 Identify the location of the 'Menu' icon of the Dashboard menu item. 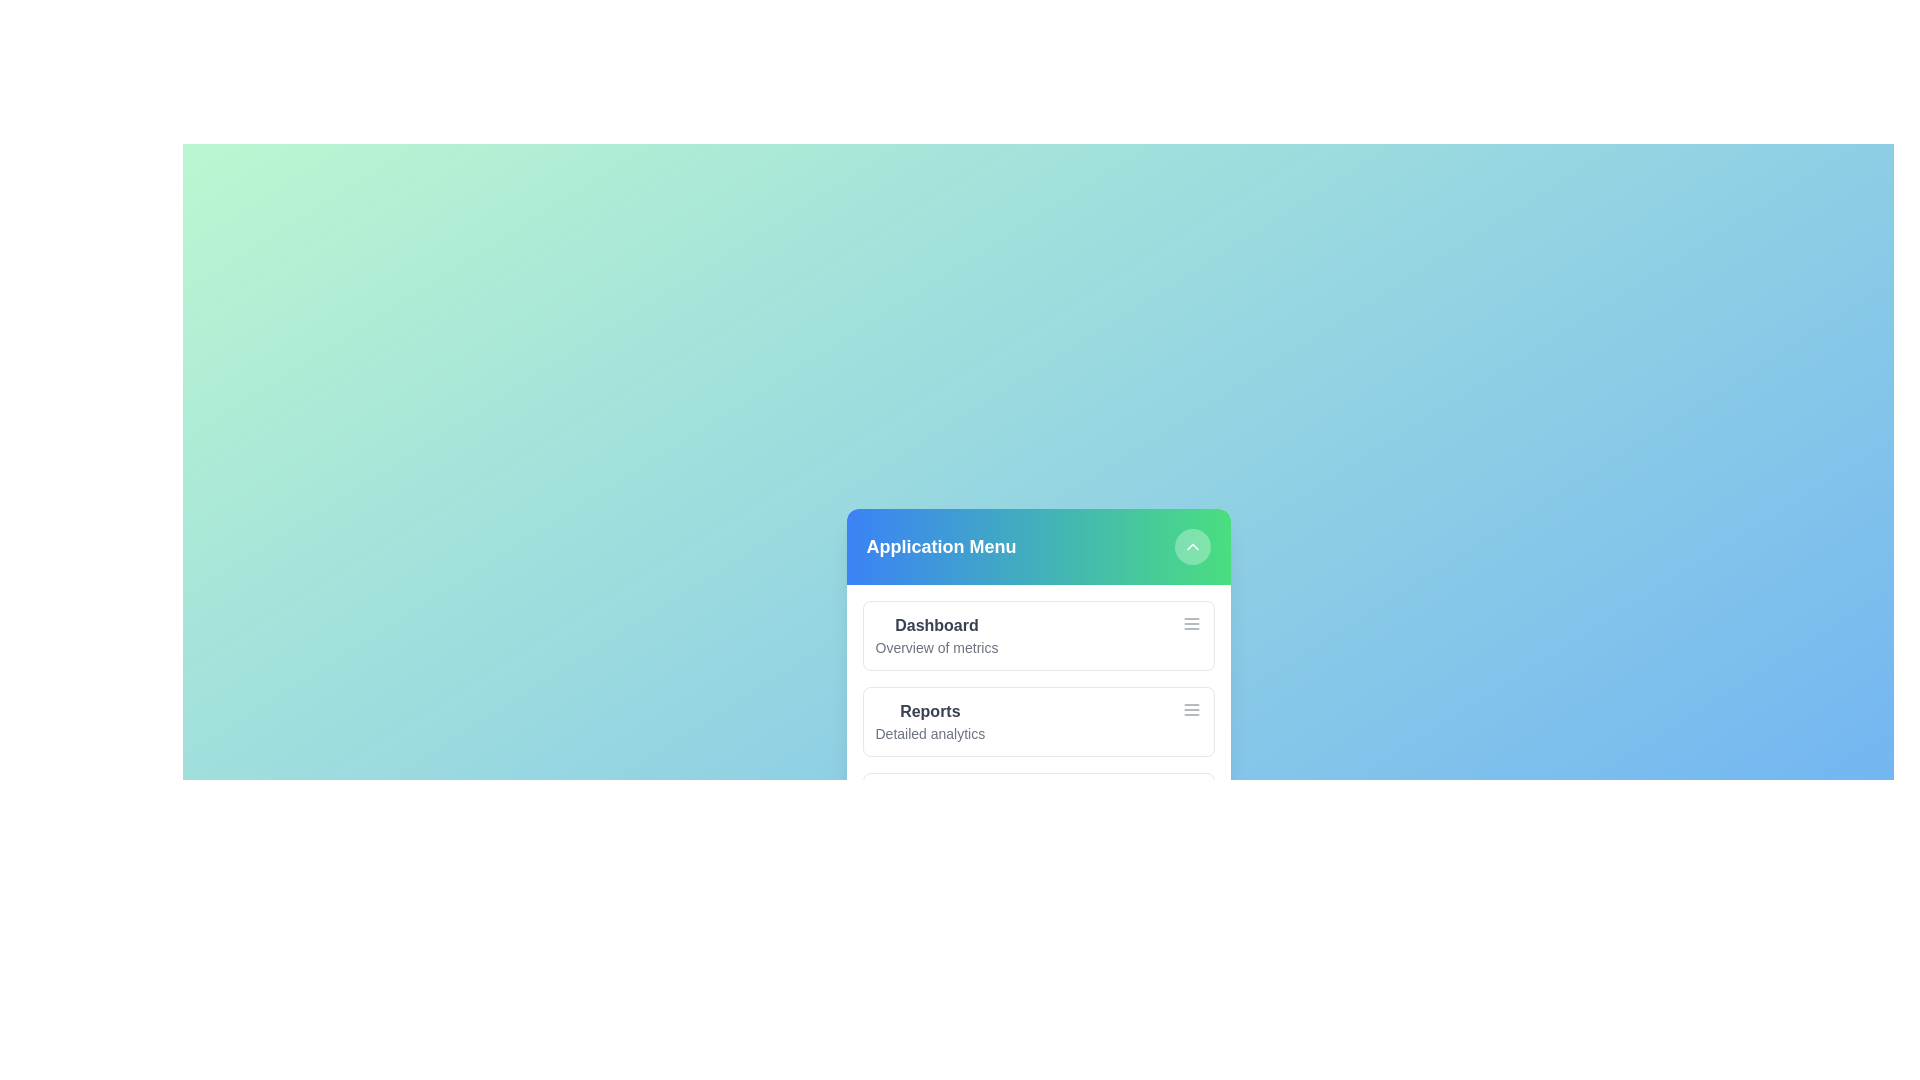
(1191, 623).